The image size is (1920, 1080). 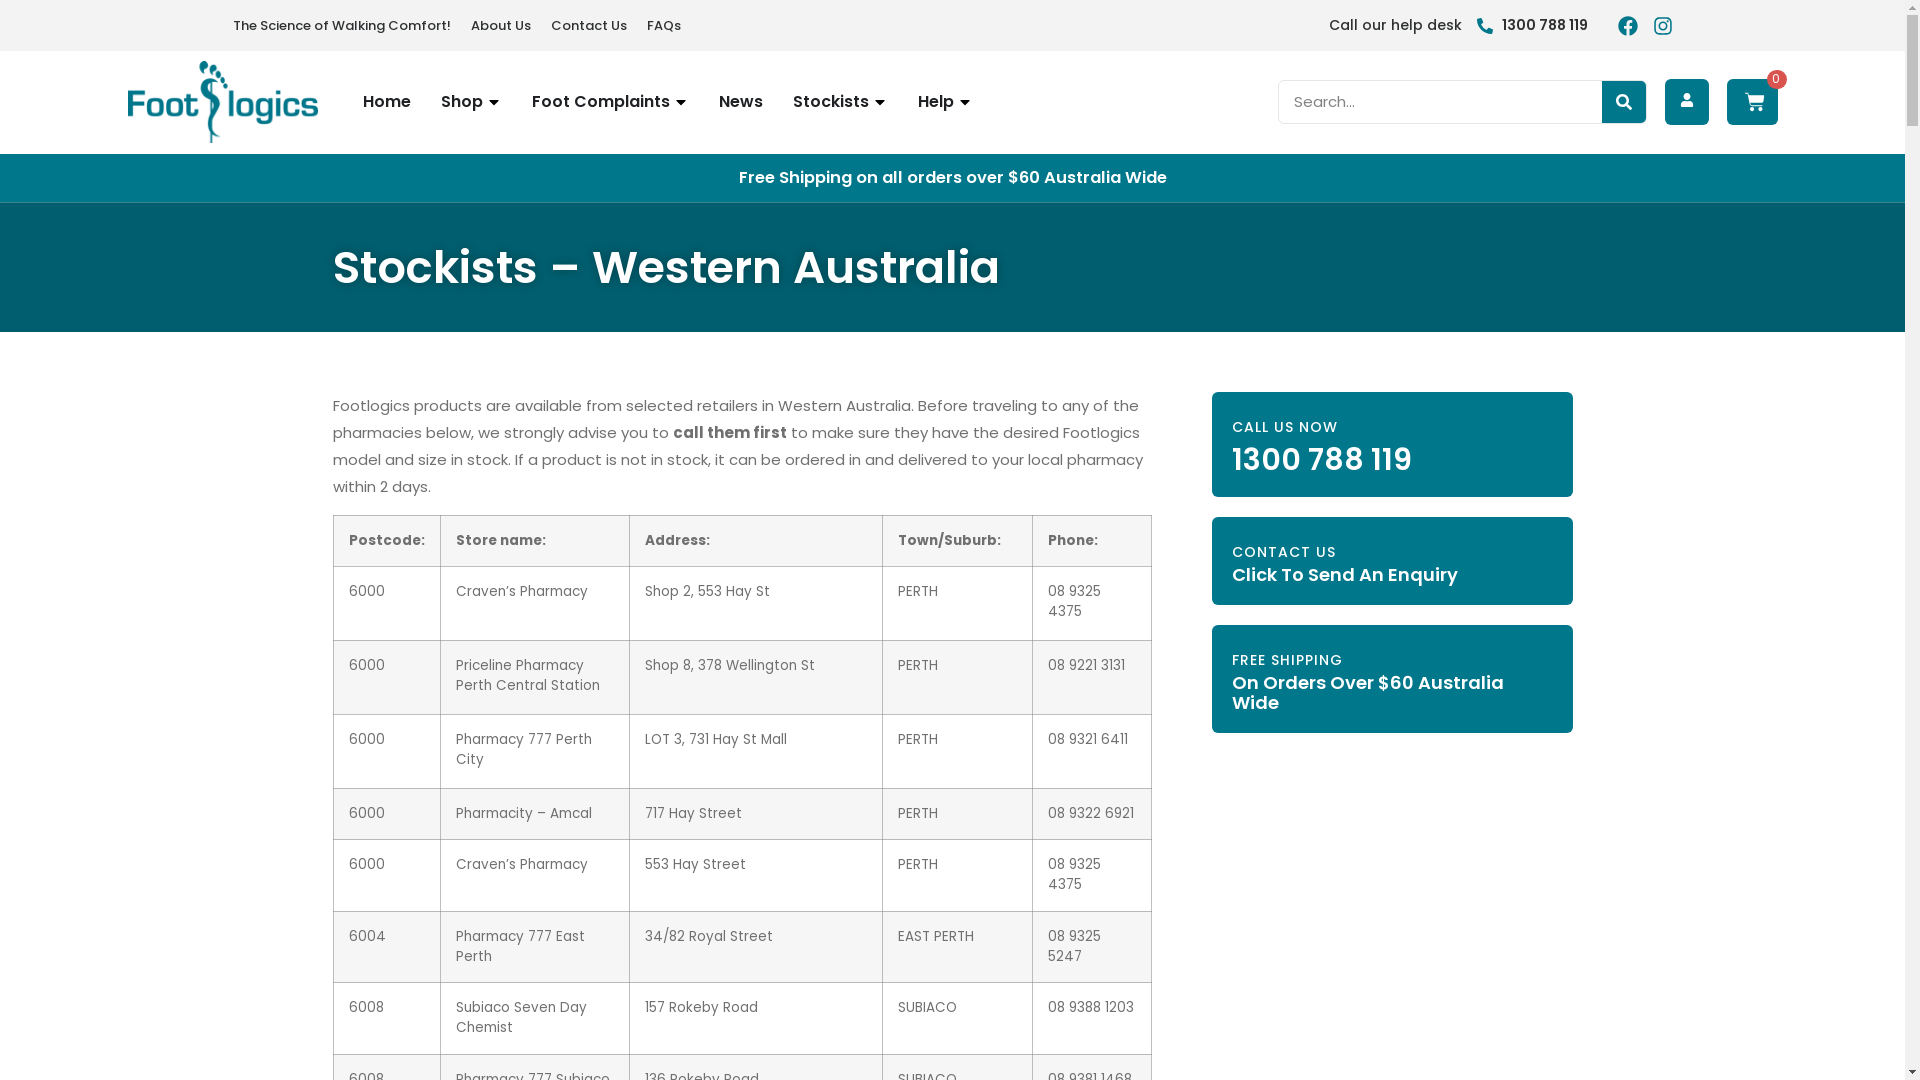 What do you see at coordinates (222, 101) in the screenshot?
I see `'FL-logo-NEW'` at bounding box center [222, 101].